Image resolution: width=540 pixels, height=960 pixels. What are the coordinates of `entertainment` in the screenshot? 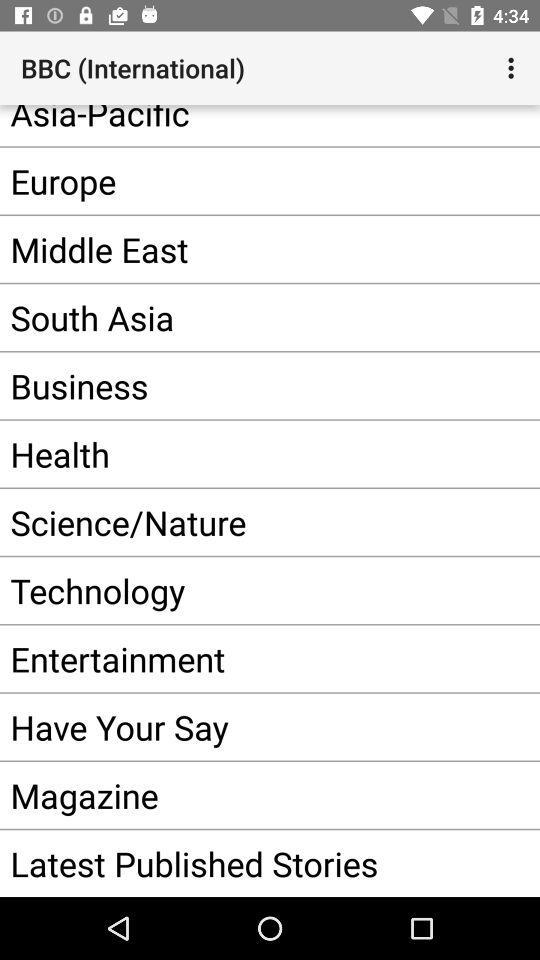 It's located at (249, 657).